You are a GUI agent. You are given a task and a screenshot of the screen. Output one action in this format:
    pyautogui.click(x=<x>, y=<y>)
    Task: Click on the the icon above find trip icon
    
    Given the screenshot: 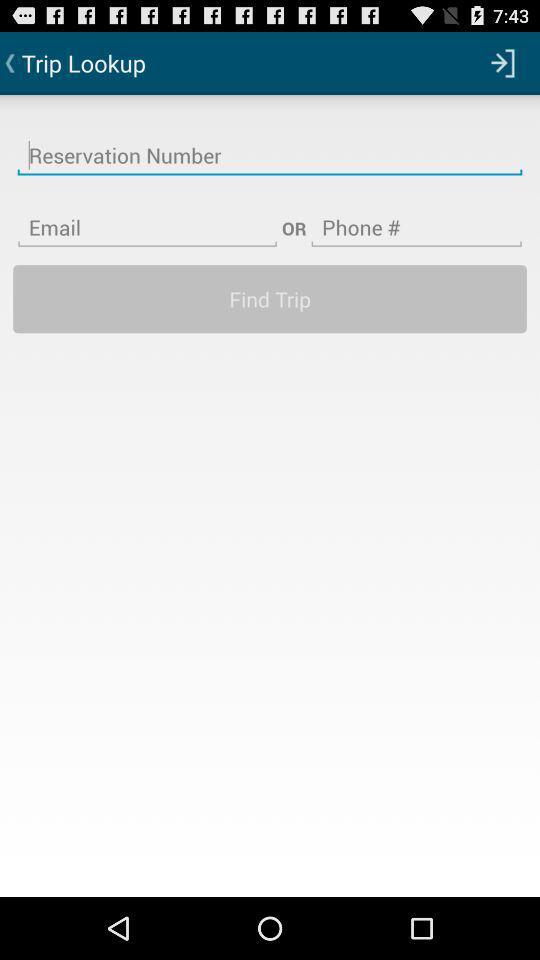 What is the action you would take?
    pyautogui.click(x=415, y=215)
    